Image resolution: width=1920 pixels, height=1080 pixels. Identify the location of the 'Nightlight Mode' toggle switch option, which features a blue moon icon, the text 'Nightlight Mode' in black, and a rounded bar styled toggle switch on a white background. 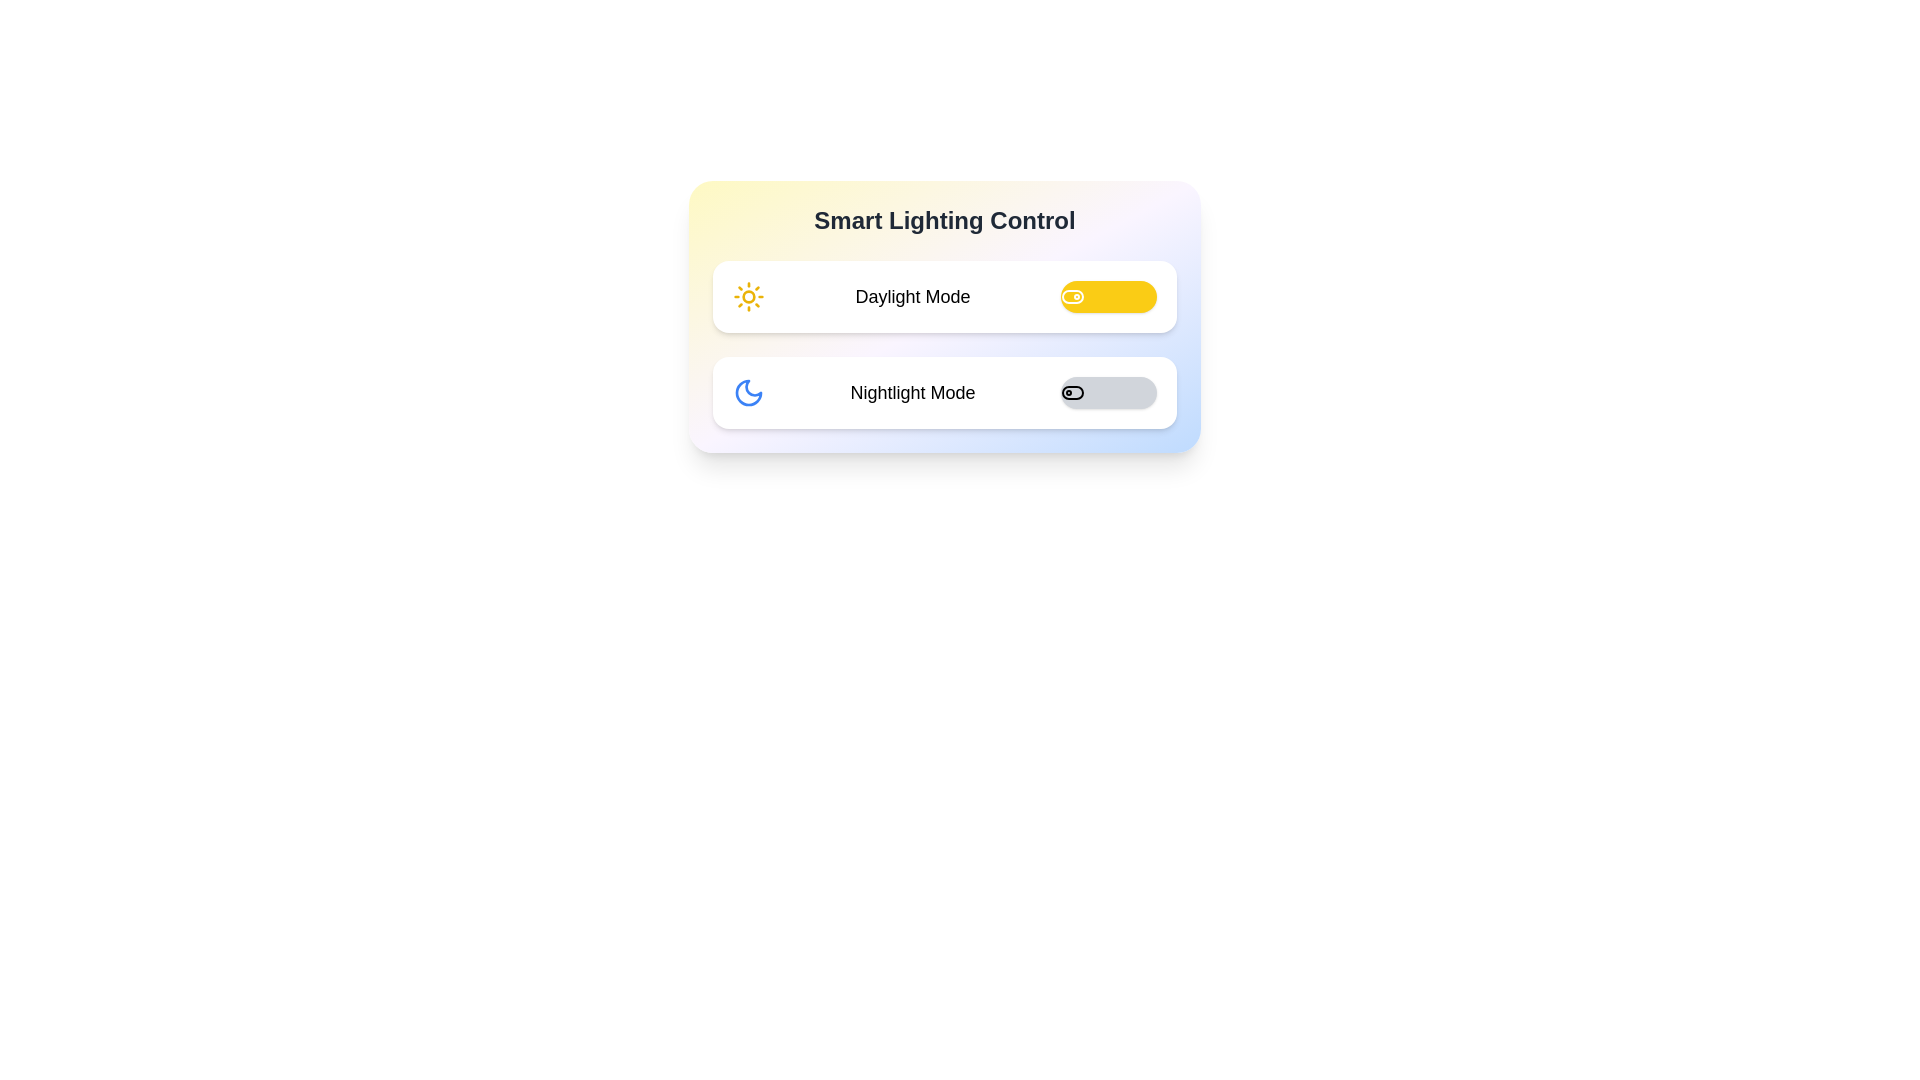
(944, 393).